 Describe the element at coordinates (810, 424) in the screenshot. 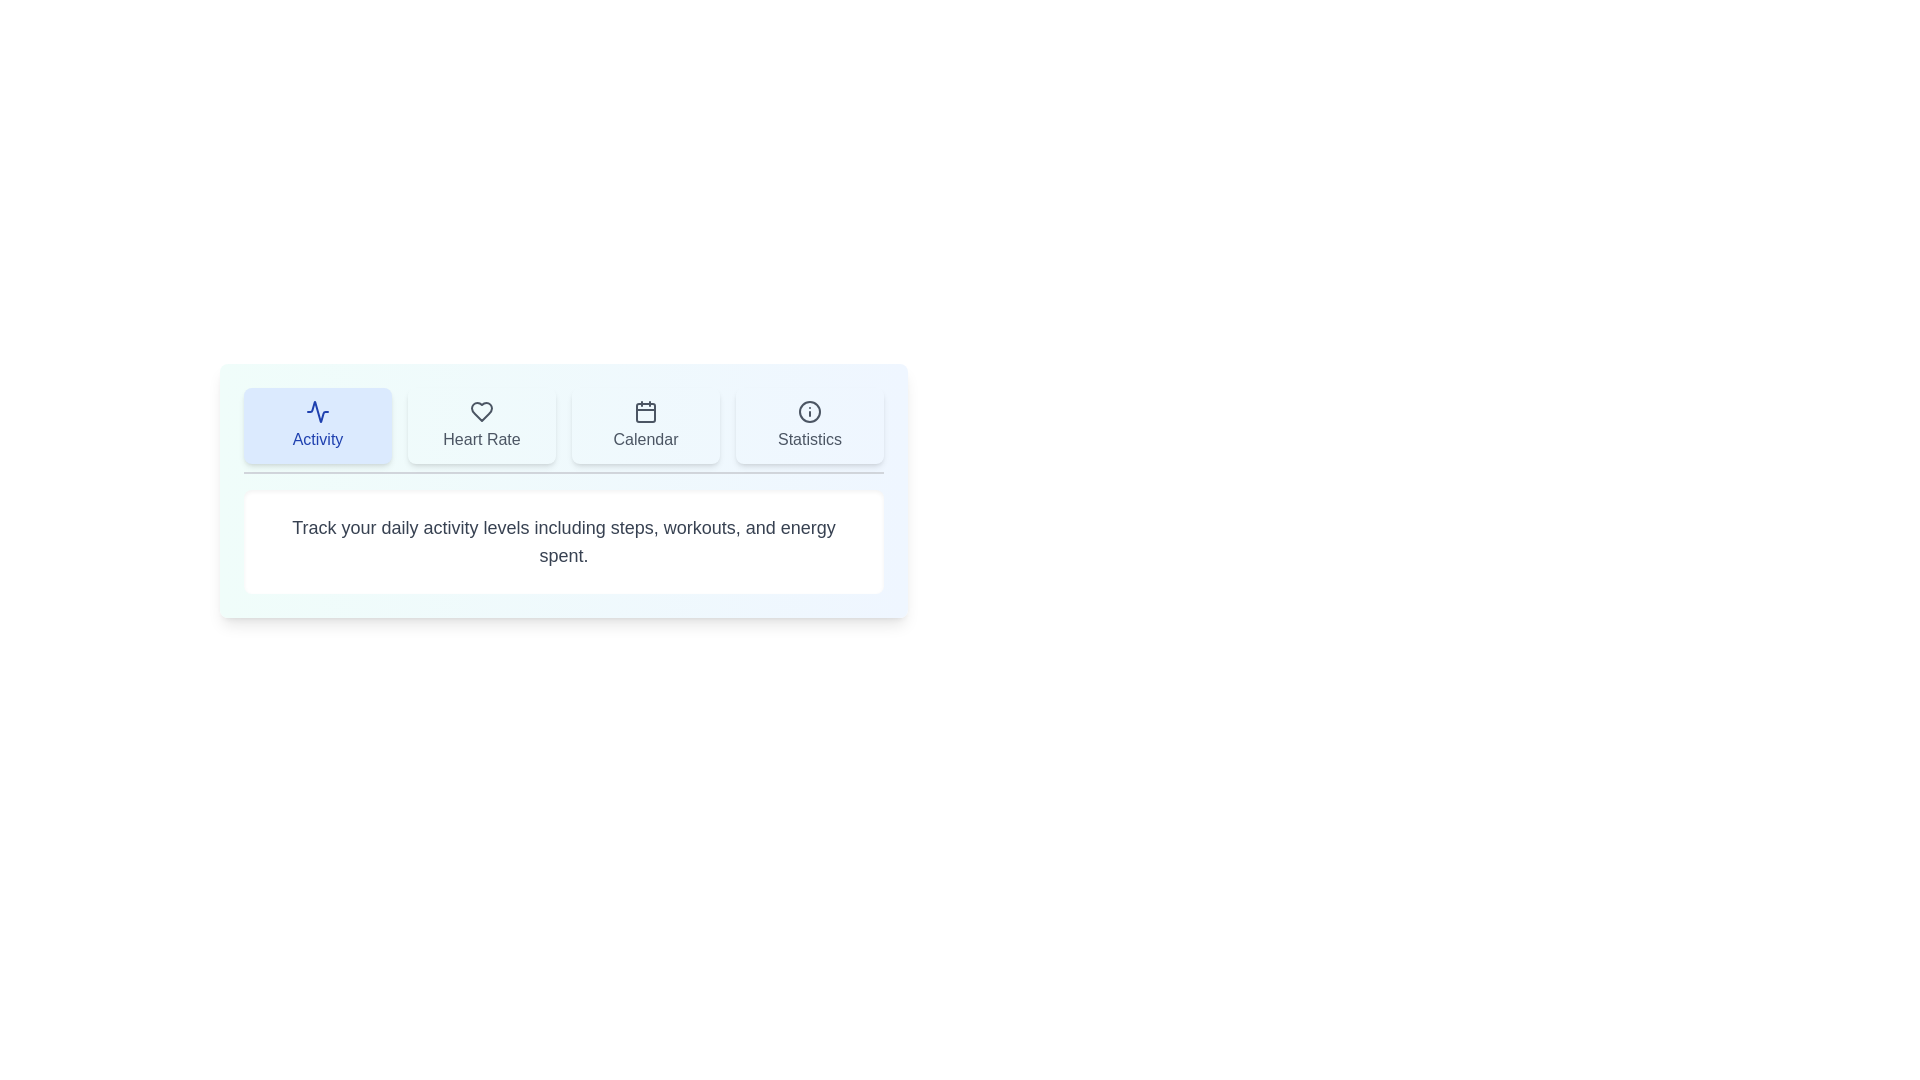

I see `the Statistics tab by clicking on its button` at that location.